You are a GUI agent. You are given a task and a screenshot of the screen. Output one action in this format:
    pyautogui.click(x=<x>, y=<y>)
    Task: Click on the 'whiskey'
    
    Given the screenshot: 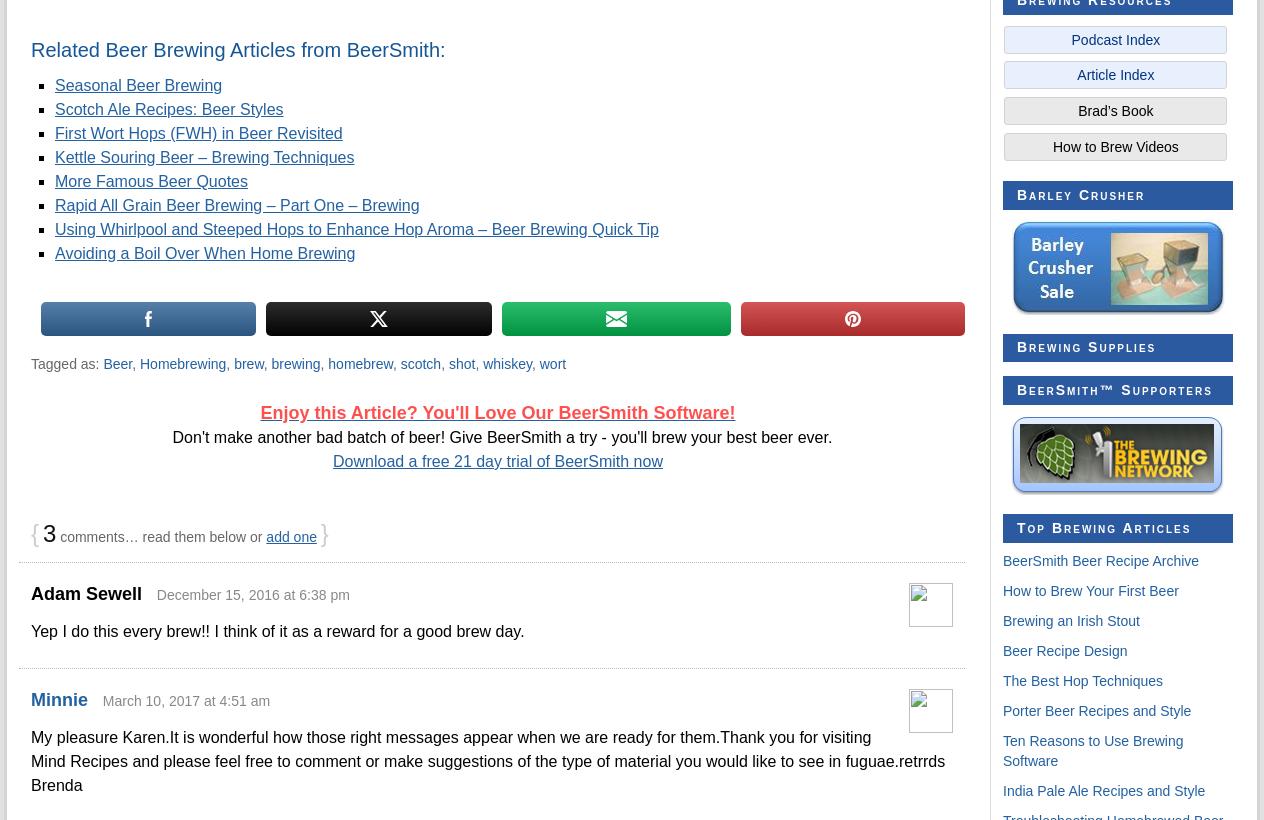 What is the action you would take?
    pyautogui.click(x=506, y=363)
    